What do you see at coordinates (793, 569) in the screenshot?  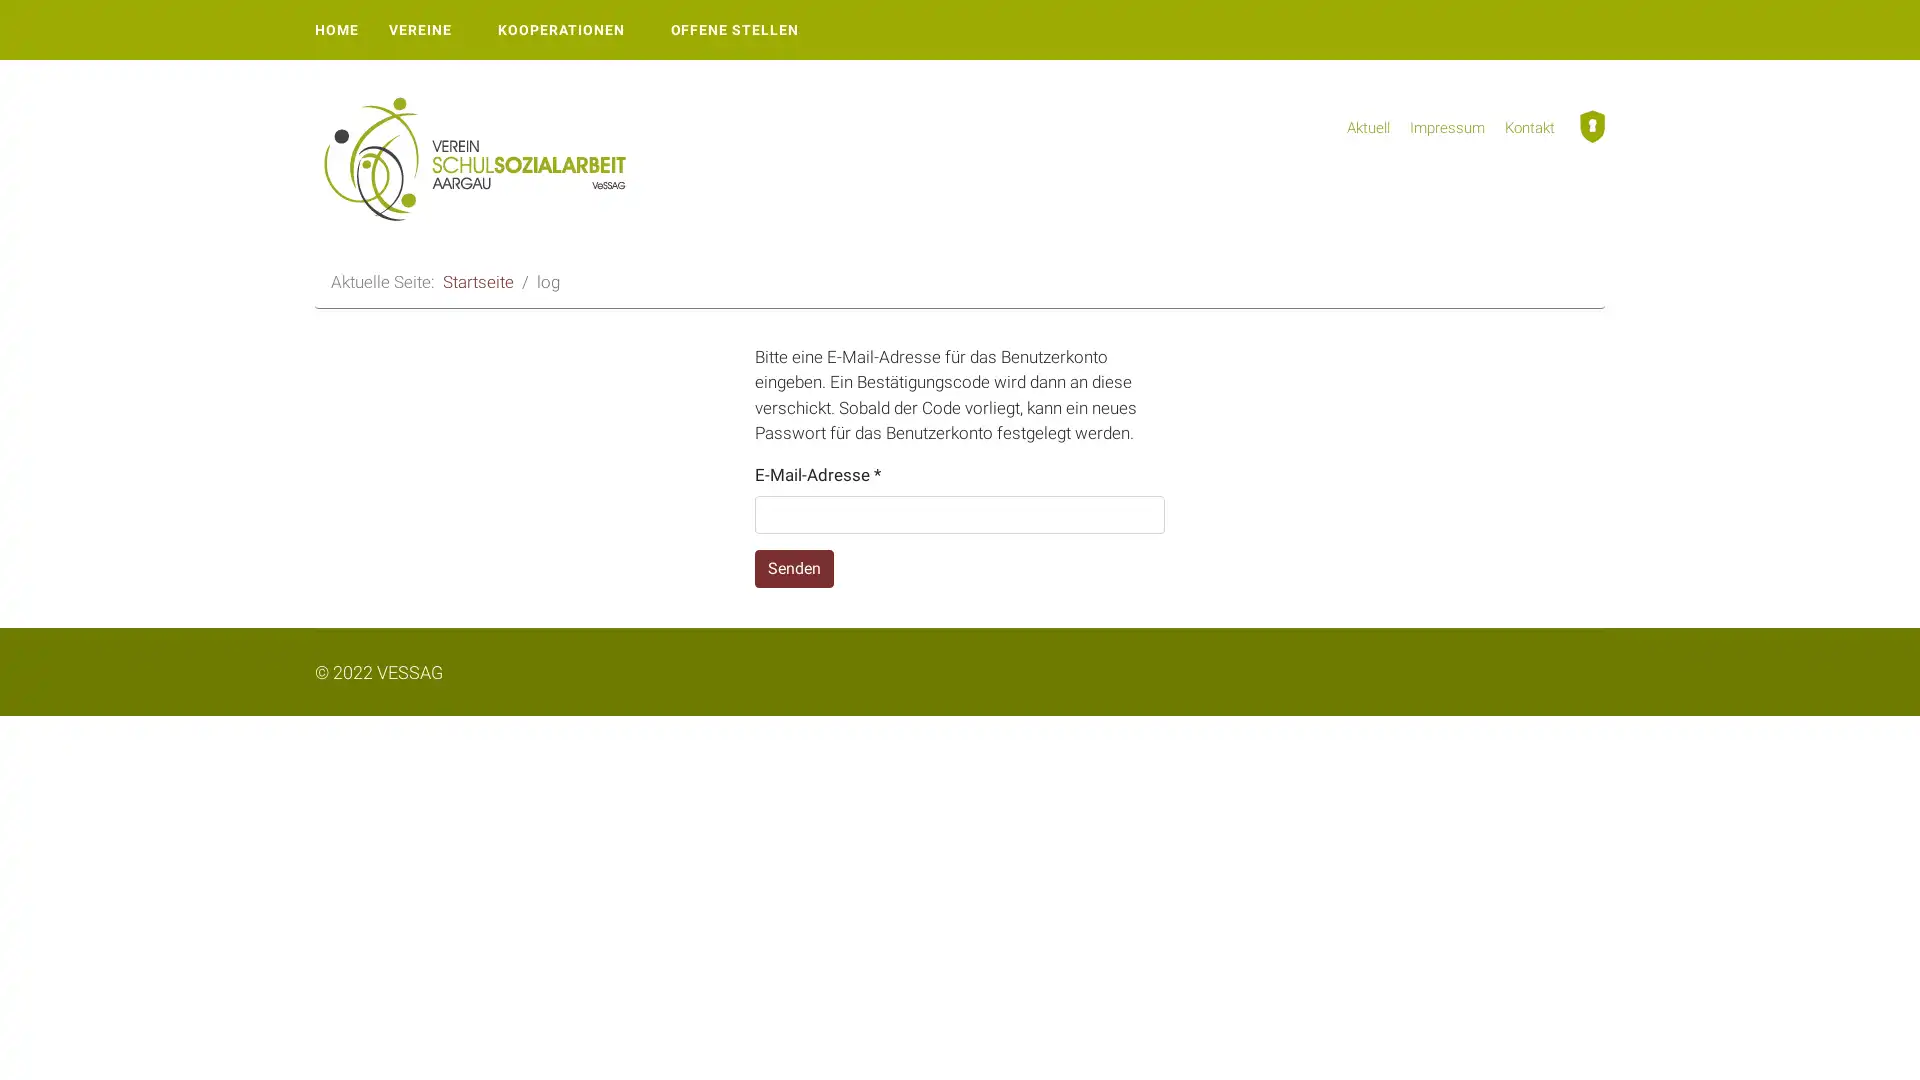 I see `Senden` at bounding box center [793, 569].